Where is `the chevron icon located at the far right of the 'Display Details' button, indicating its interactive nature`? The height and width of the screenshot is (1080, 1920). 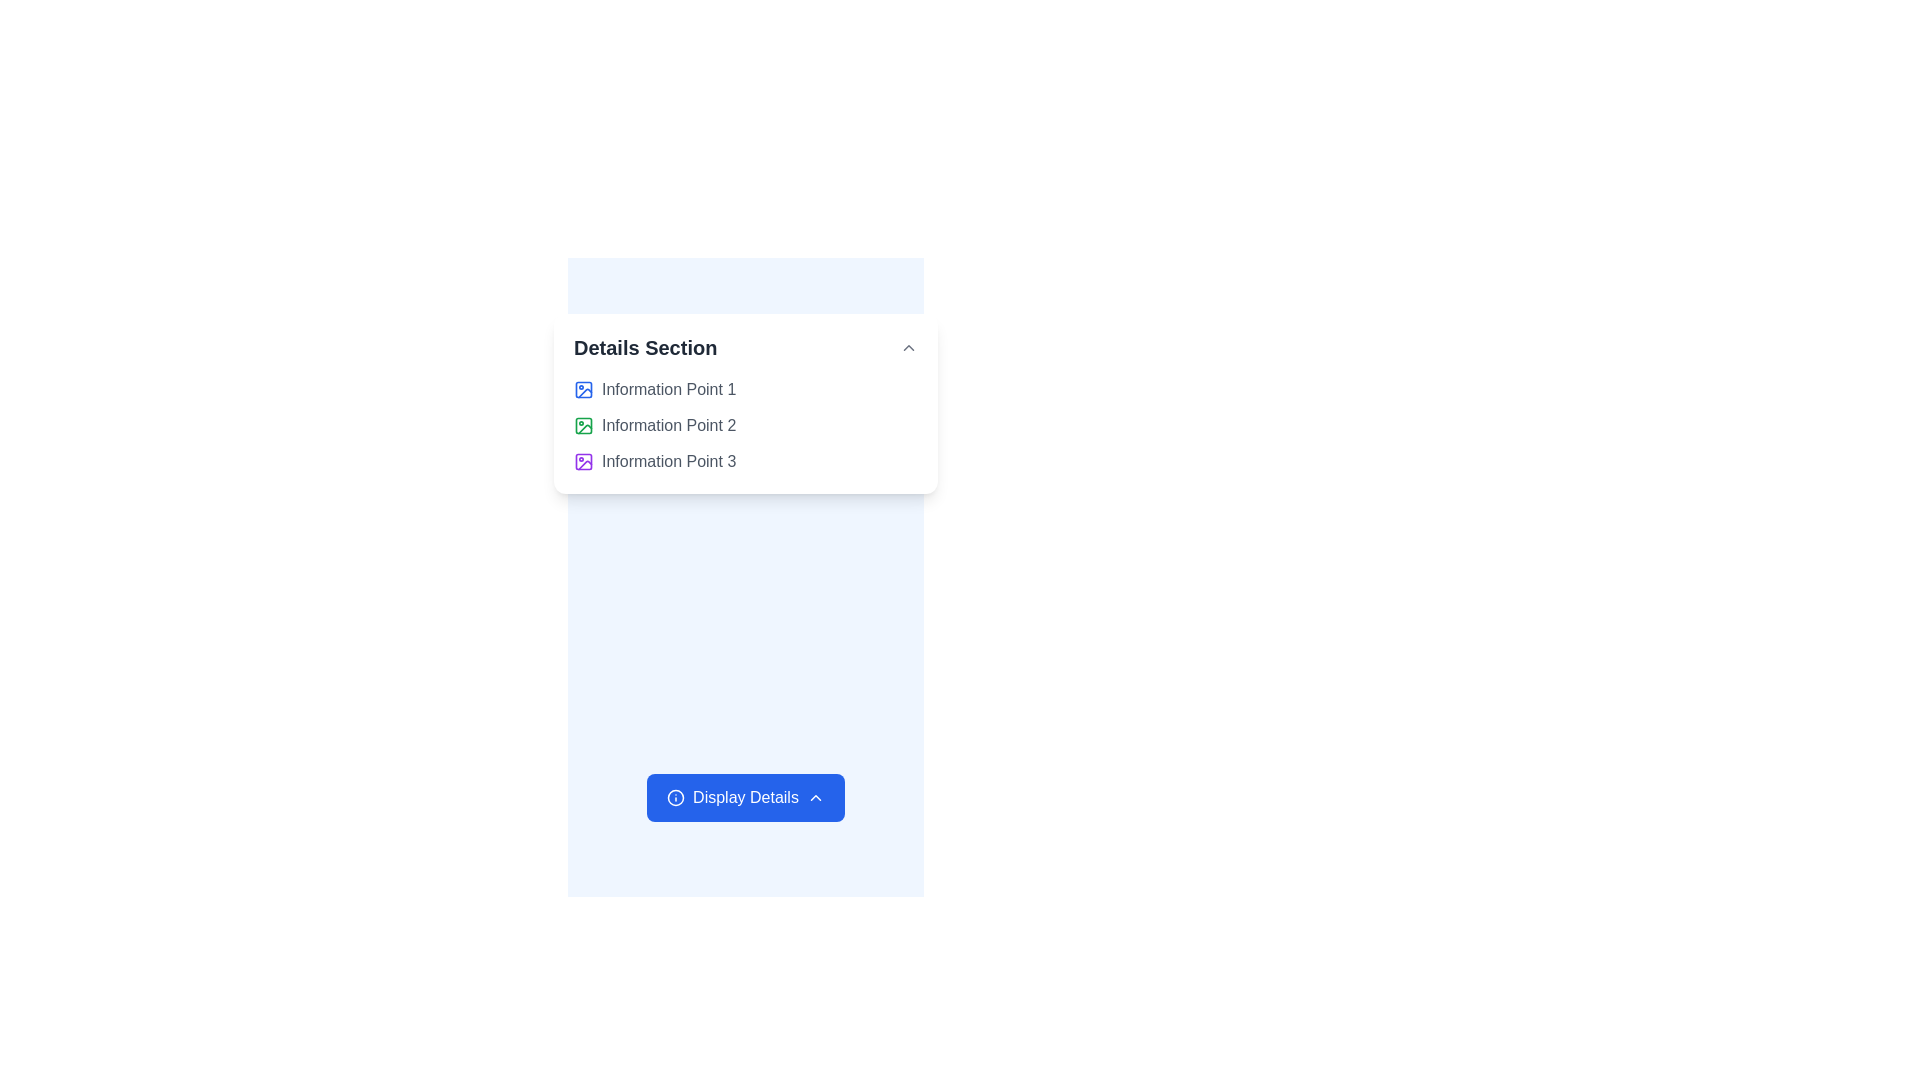
the chevron icon located at the far right of the 'Display Details' button, indicating its interactive nature is located at coordinates (816, 797).